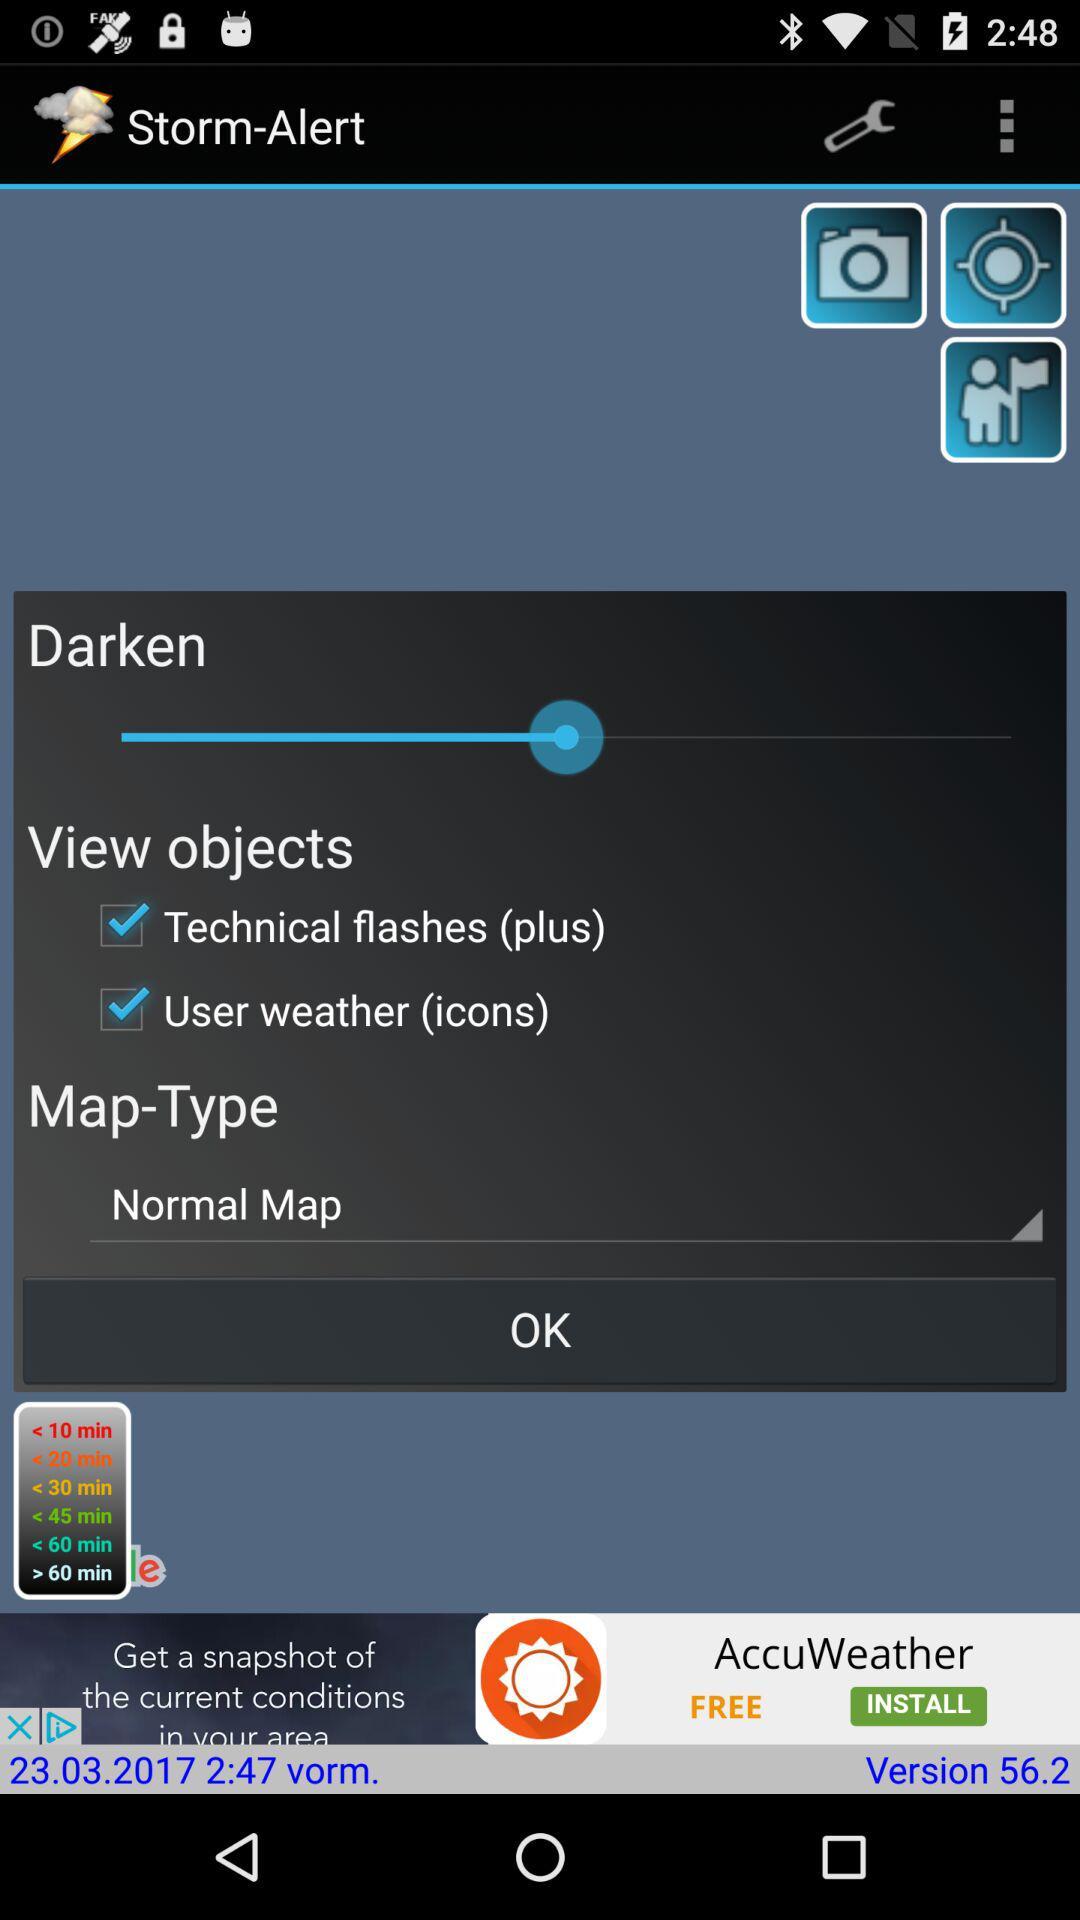  I want to click on the photo icon, so click(863, 283).